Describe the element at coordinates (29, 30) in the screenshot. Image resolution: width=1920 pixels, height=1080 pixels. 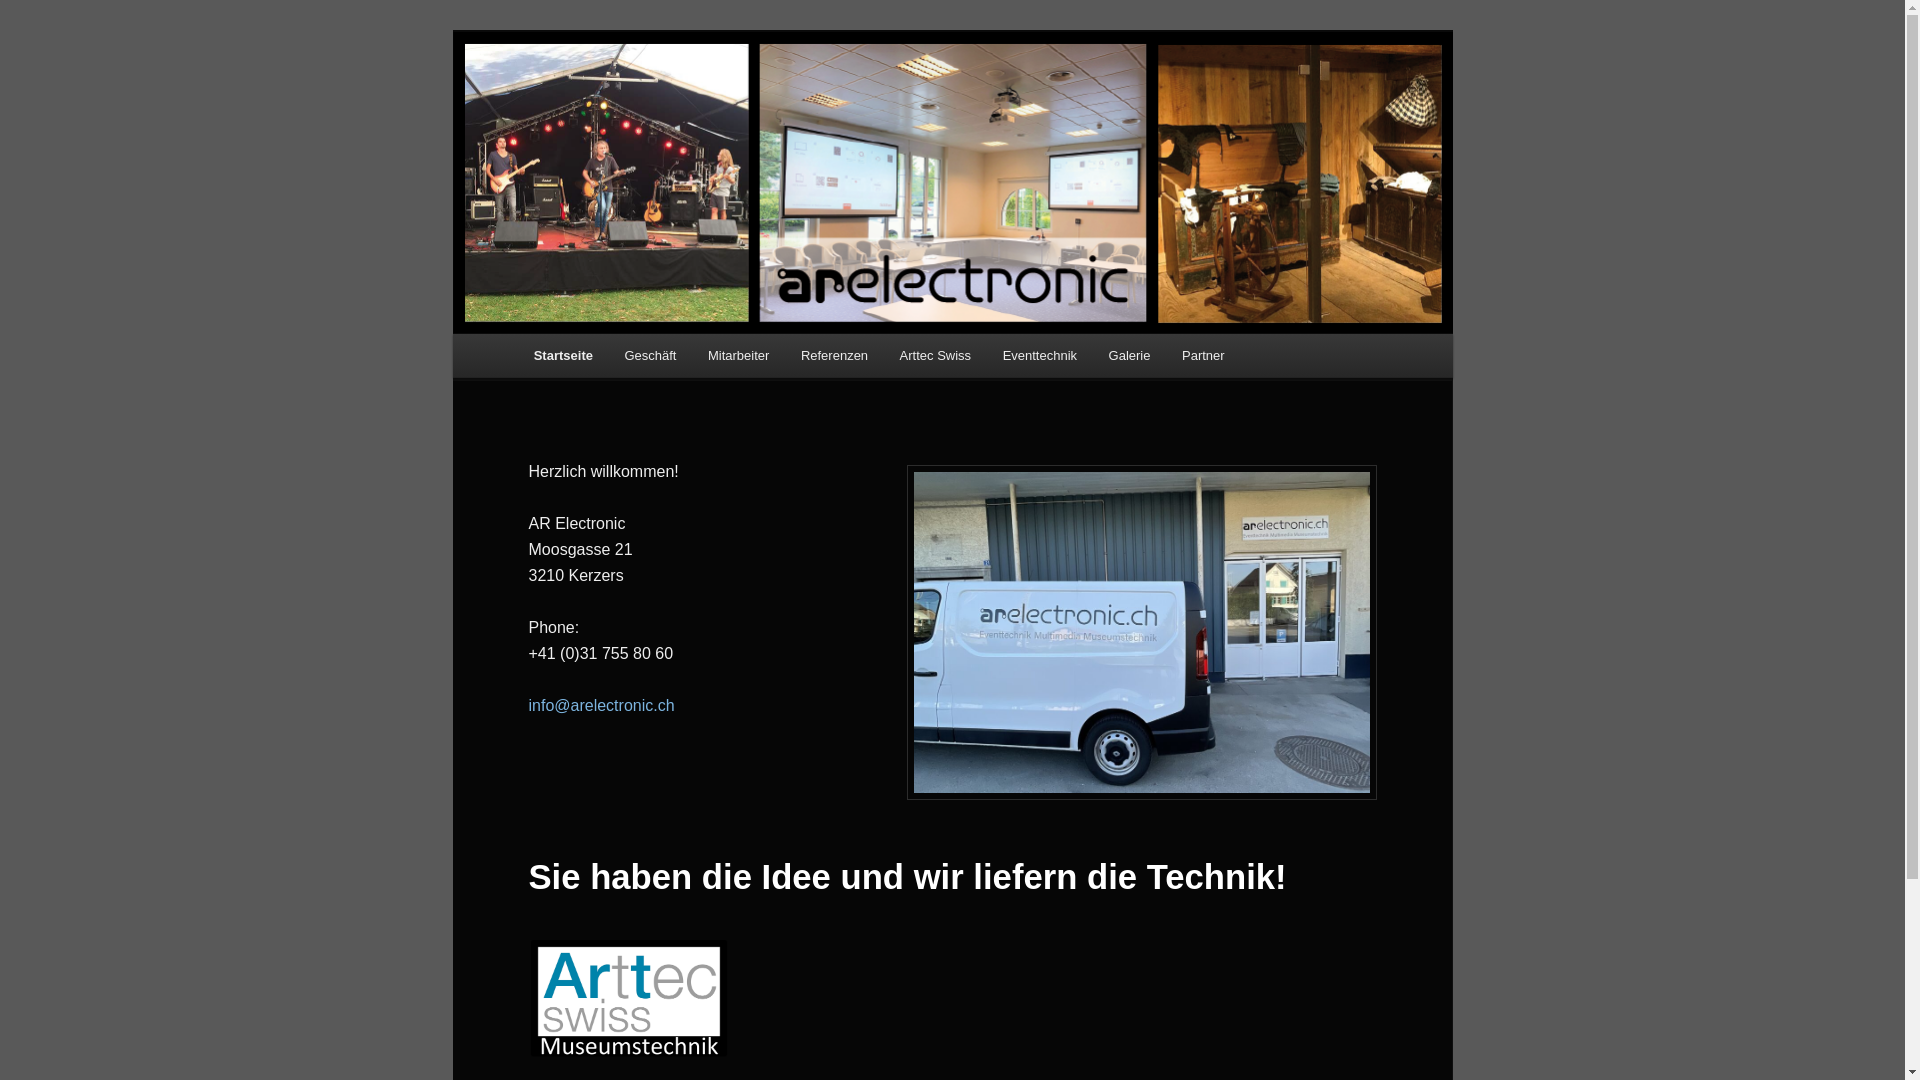
I see `'Zum Inhalt wechseln'` at that location.